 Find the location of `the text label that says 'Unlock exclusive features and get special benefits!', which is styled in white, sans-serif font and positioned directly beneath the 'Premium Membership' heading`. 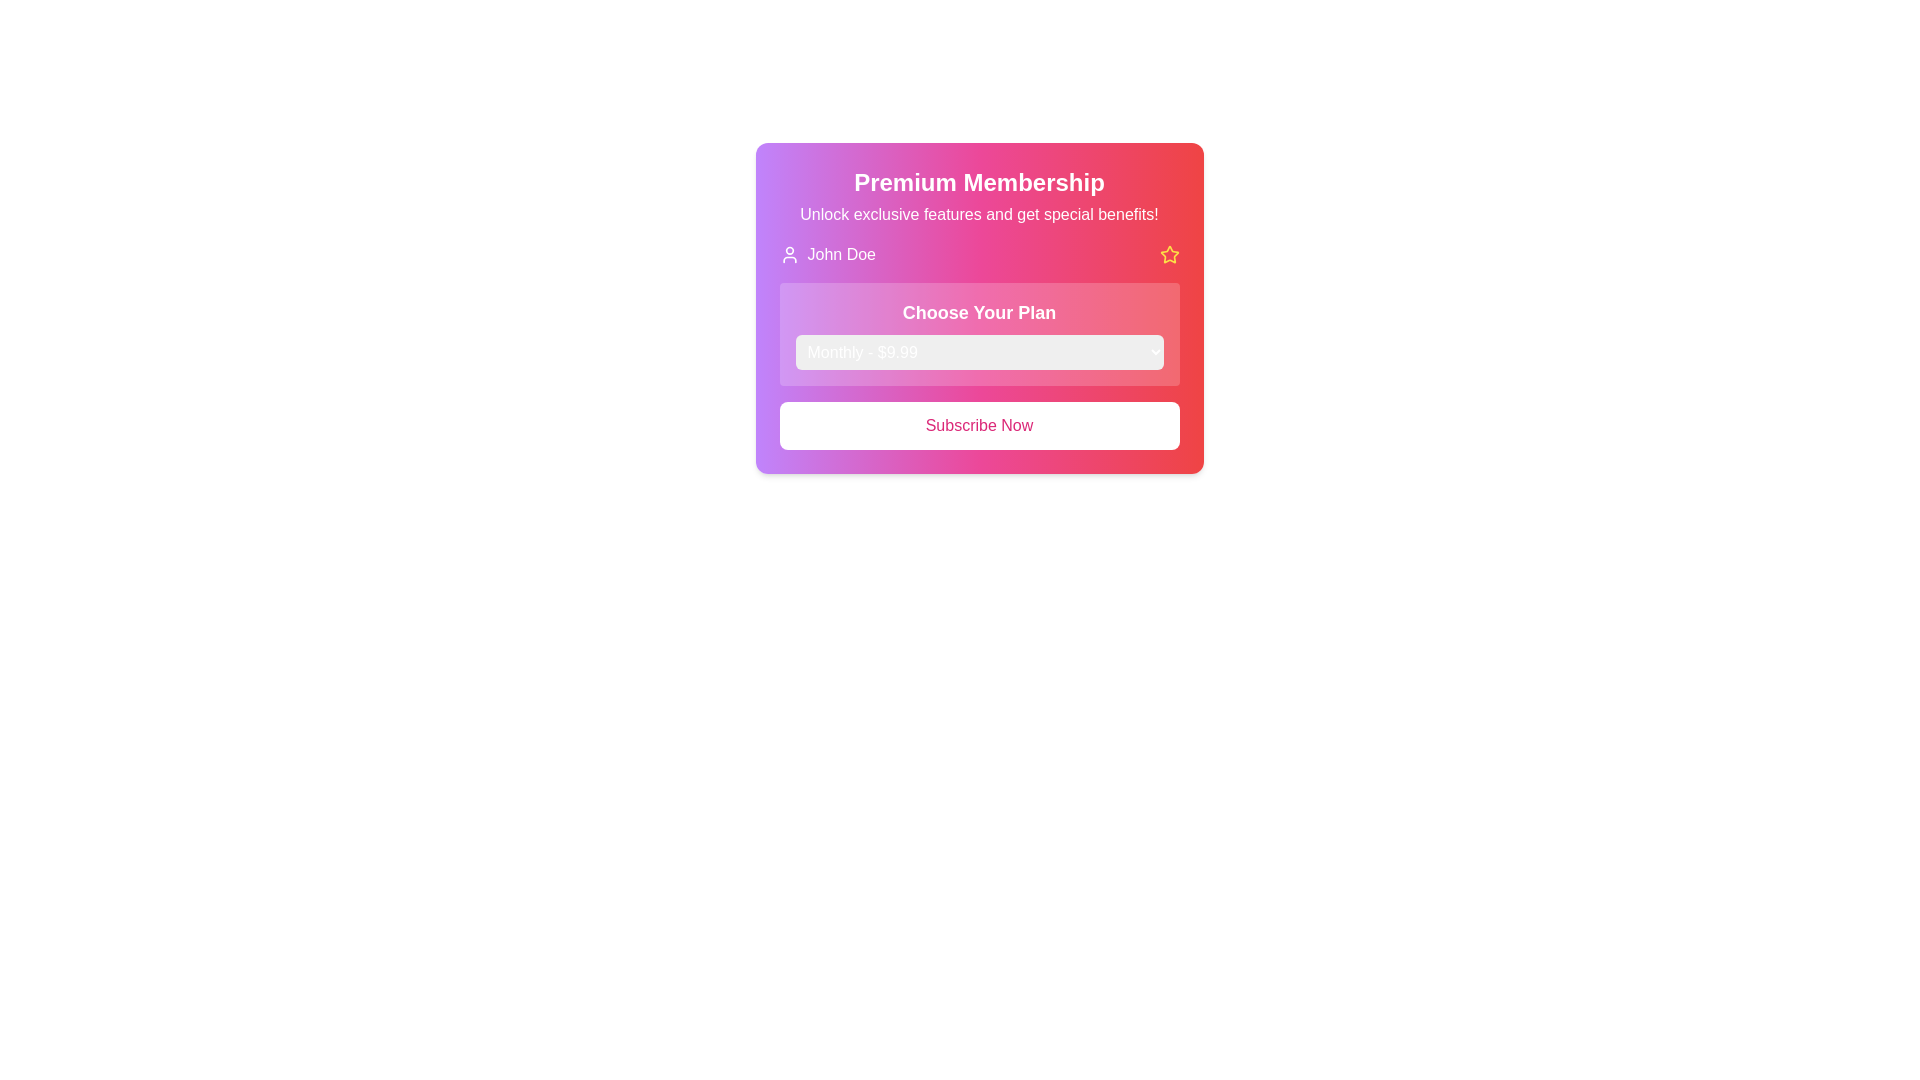

the text label that says 'Unlock exclusive features and get special benefits!', which is styled in white, sans-serif font and positioned directly beneath the 'Premium Membership' heading is located at coordinates (979, 215).